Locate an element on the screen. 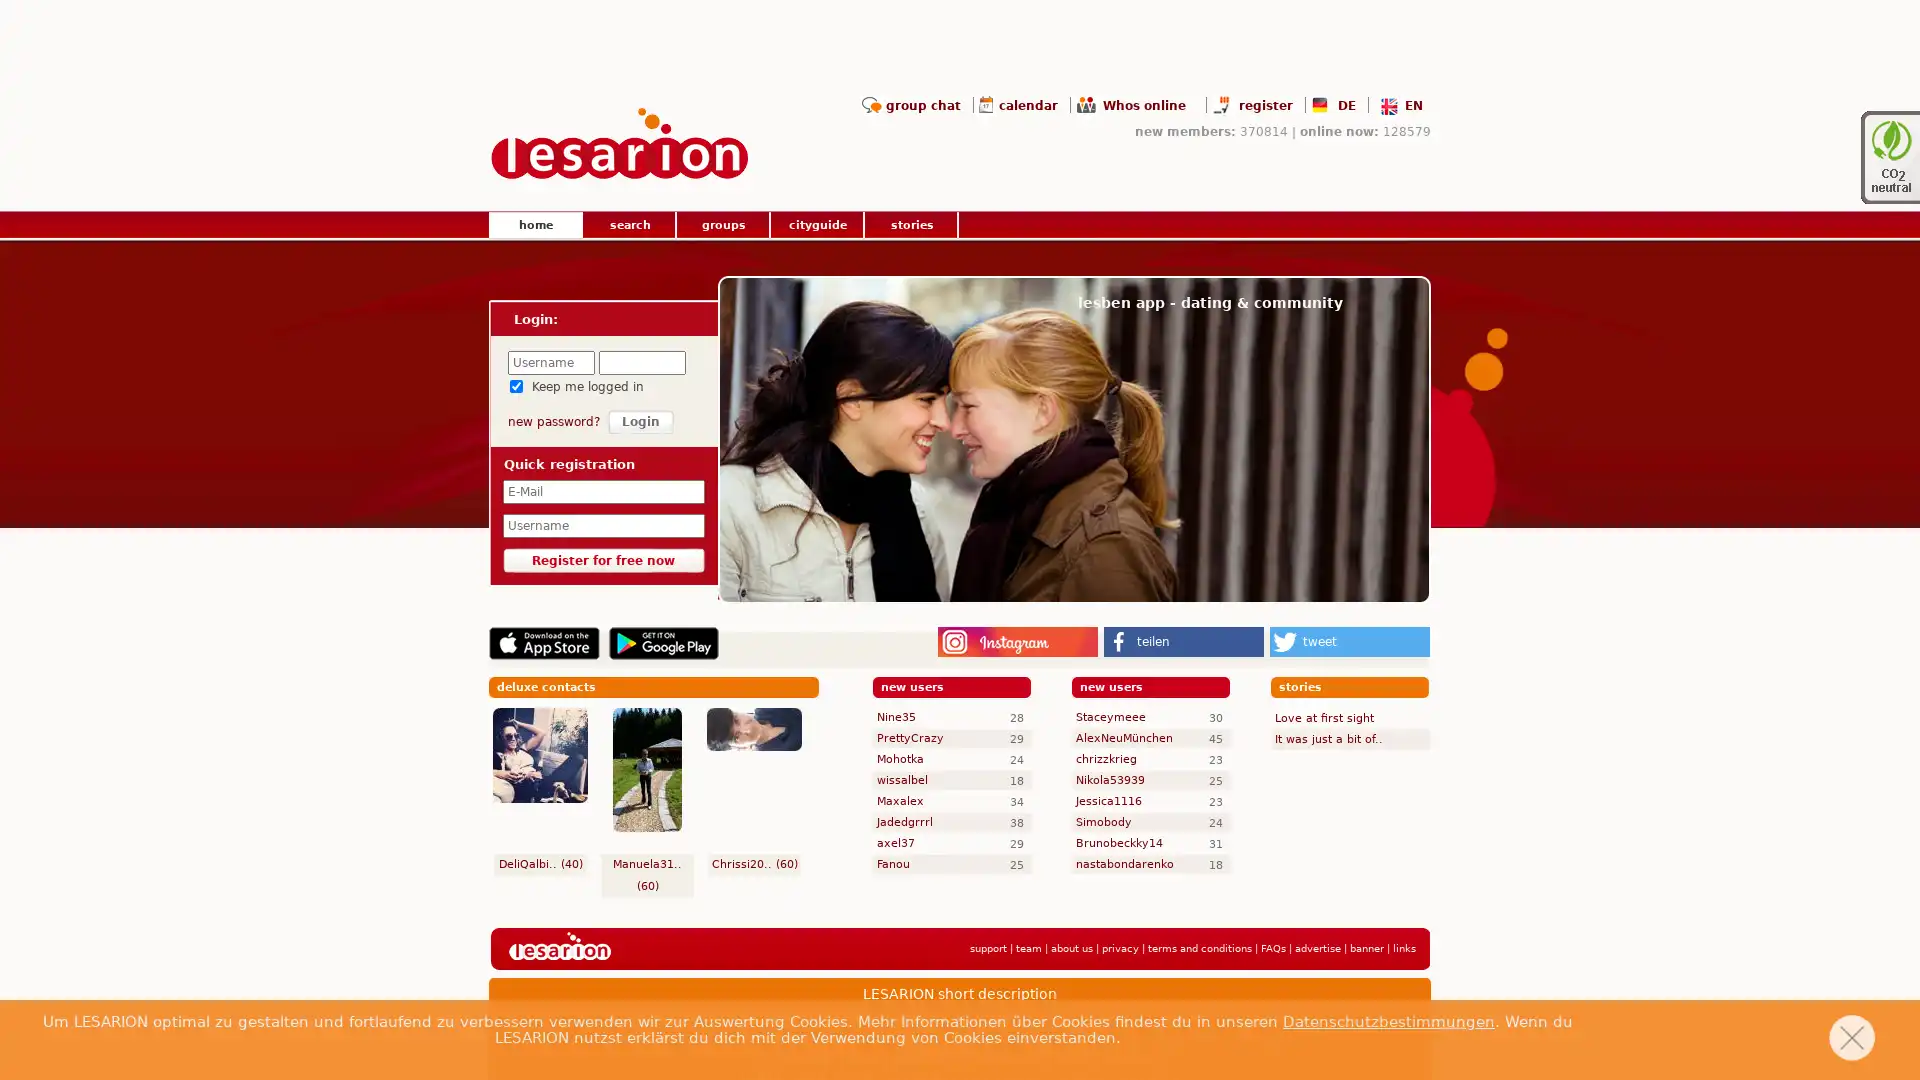 Image resolution: width=1920 pixels, height=1080 pixels. Bei Twitter teilen is located at coordinates (1349, 641).